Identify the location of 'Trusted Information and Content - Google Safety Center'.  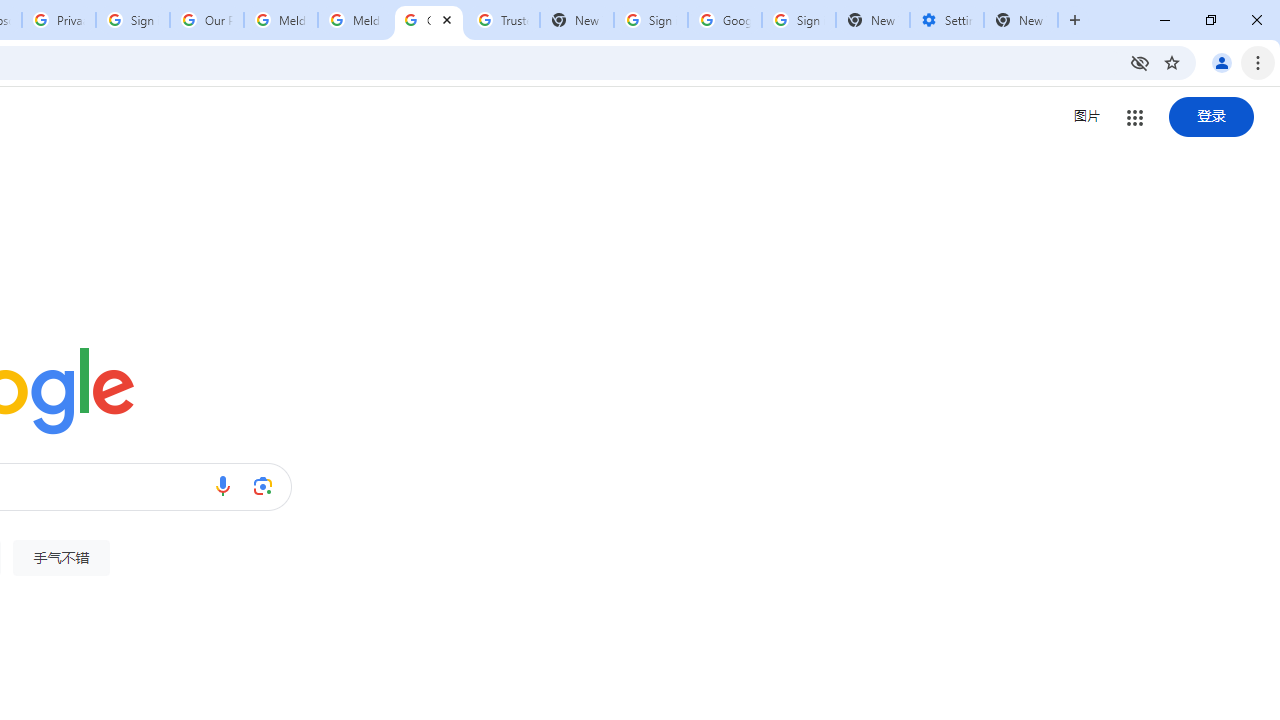
(503, 20).